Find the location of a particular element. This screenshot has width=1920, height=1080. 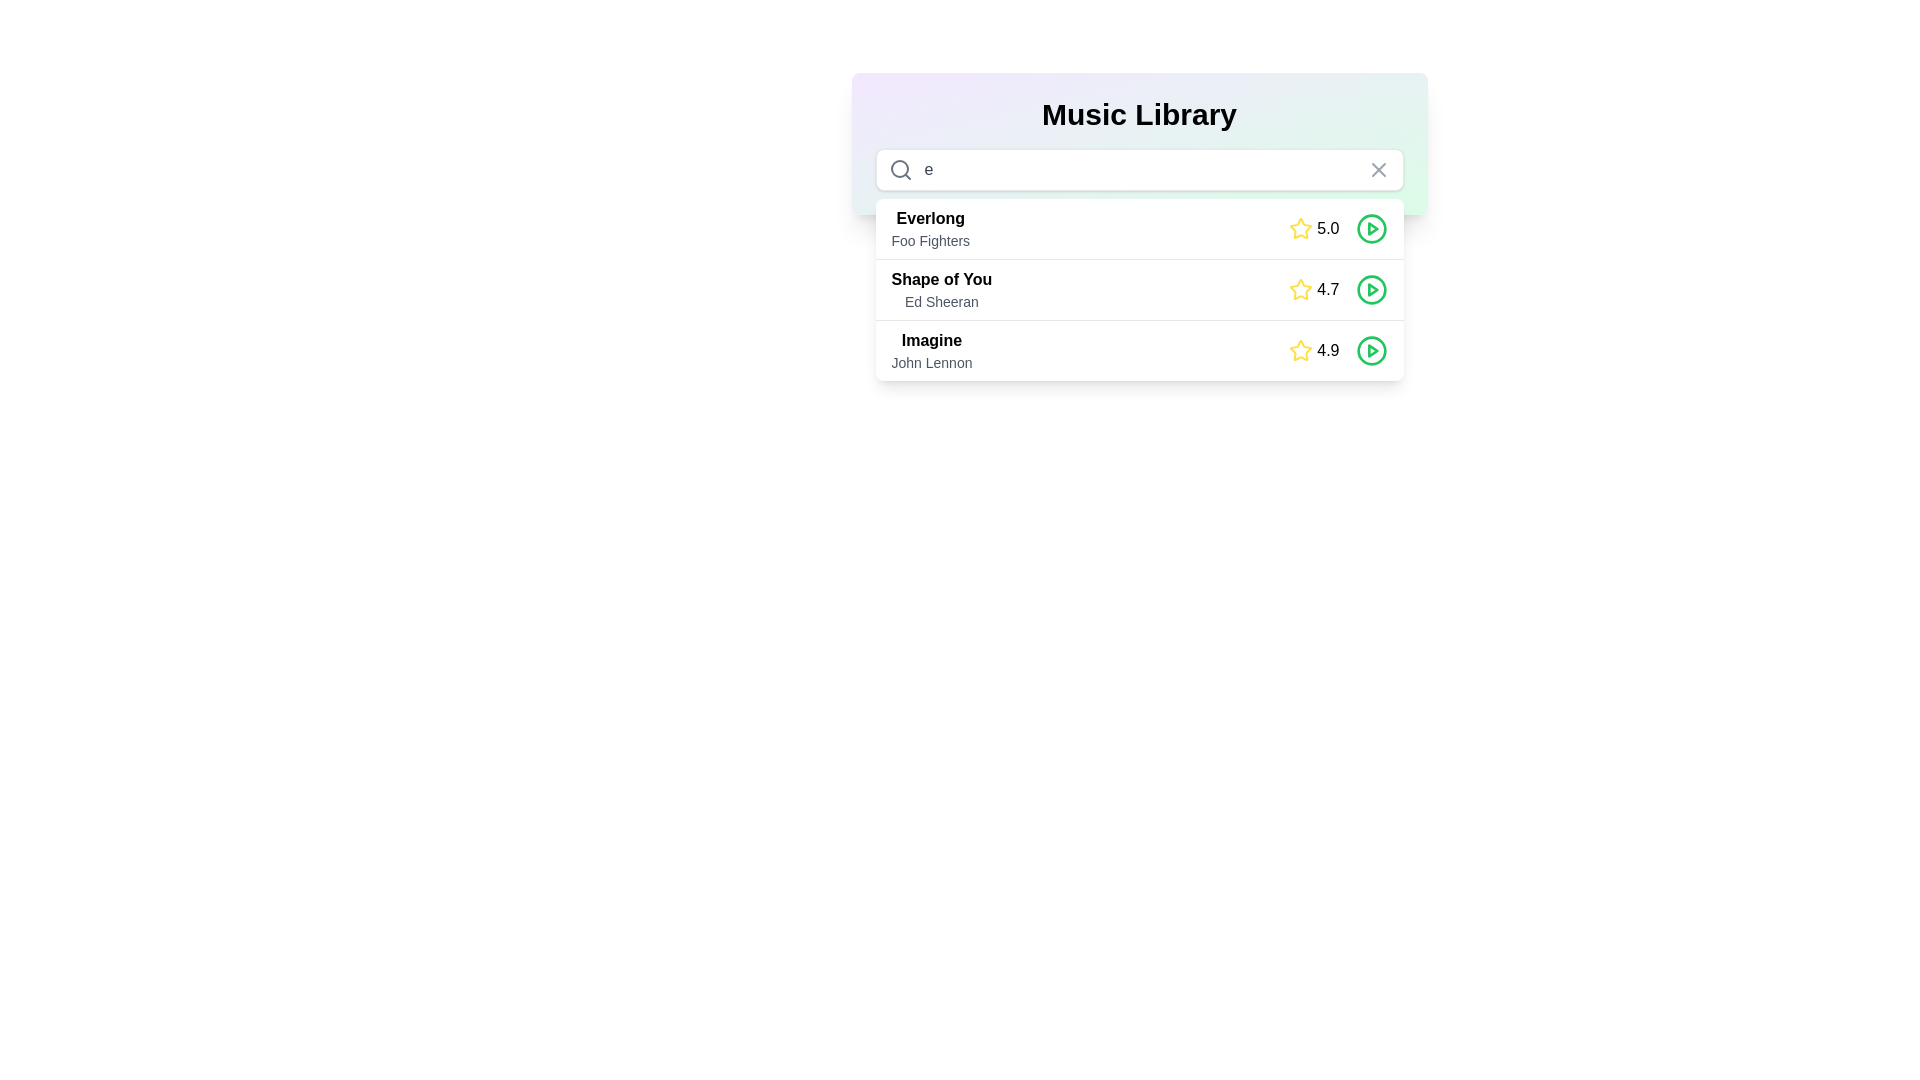

the rating icon located in the bottom row of the 'Music Library' table, associated with the 'Imagine' item, positioned left of the numeric rating '4.9' is located at coordinates (1301, 349).